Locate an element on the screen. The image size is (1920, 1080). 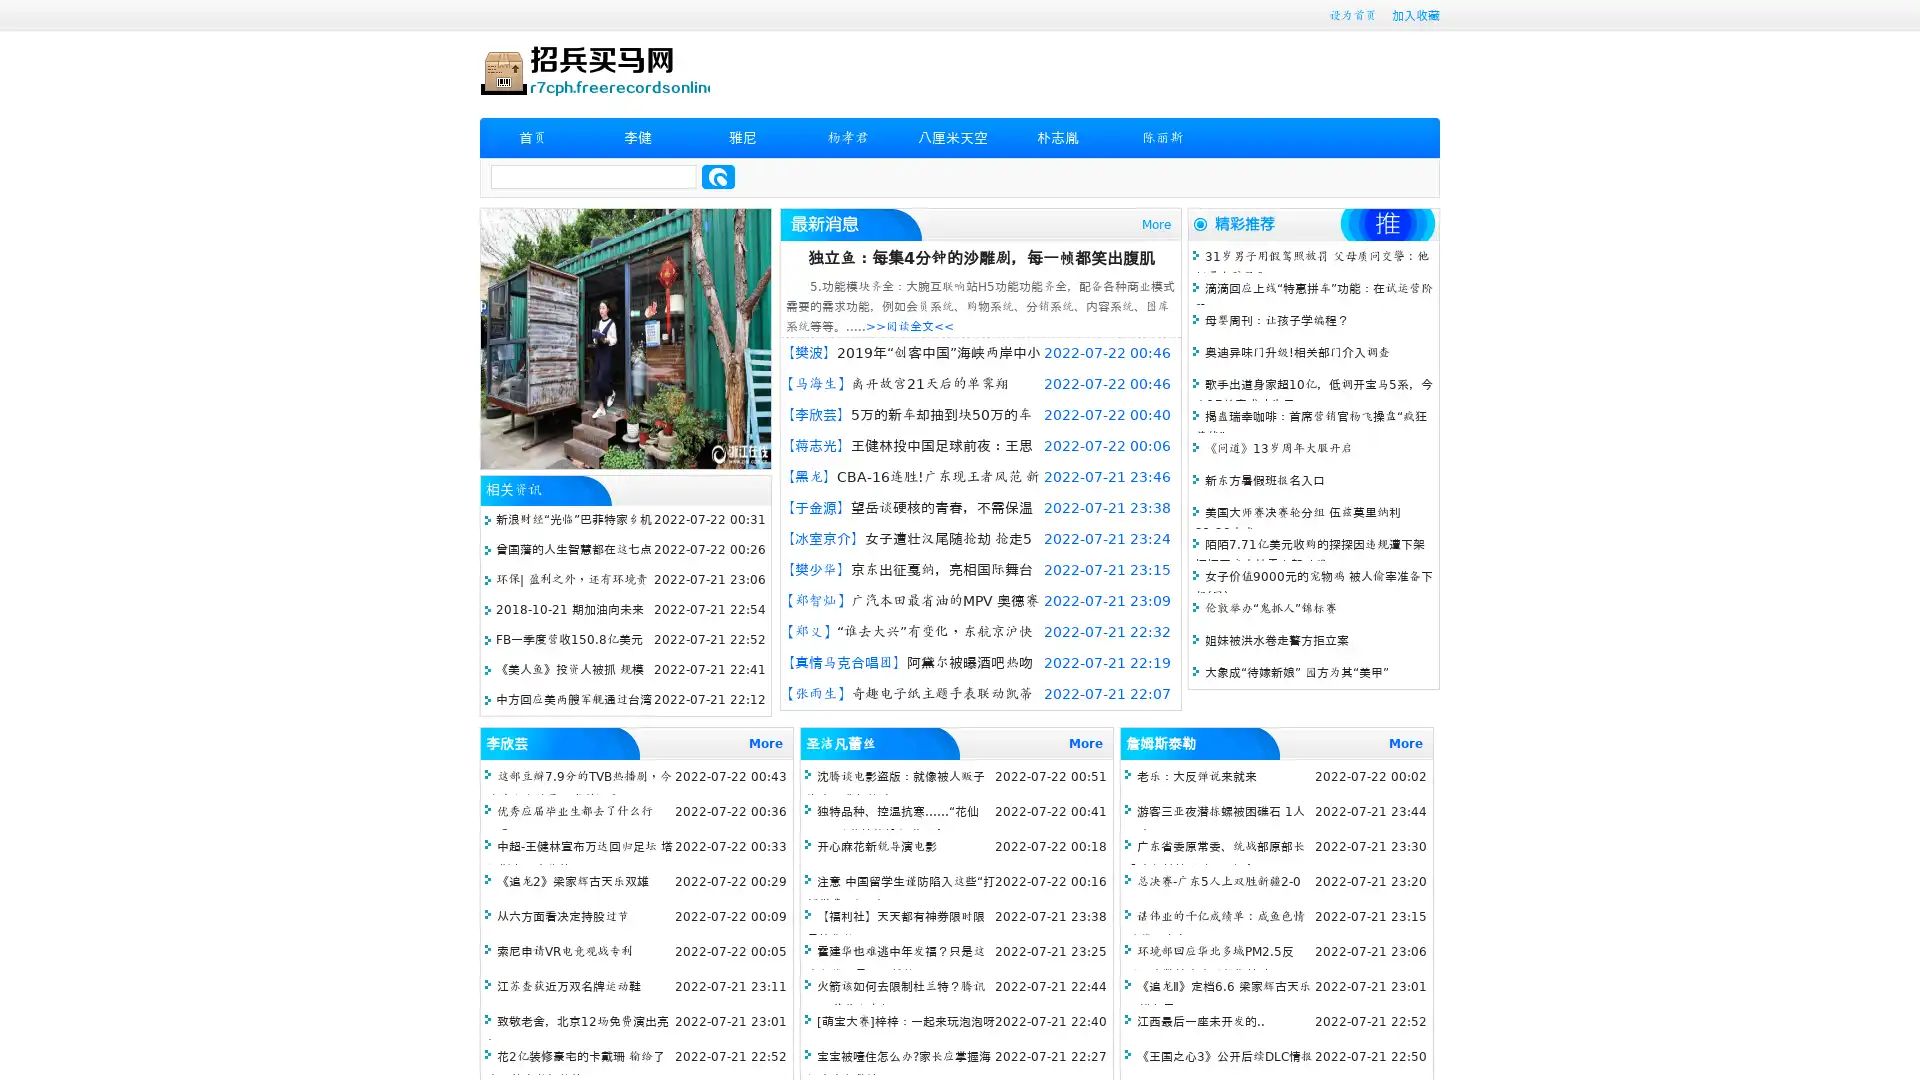
Search is located at coordinates (718, 176).